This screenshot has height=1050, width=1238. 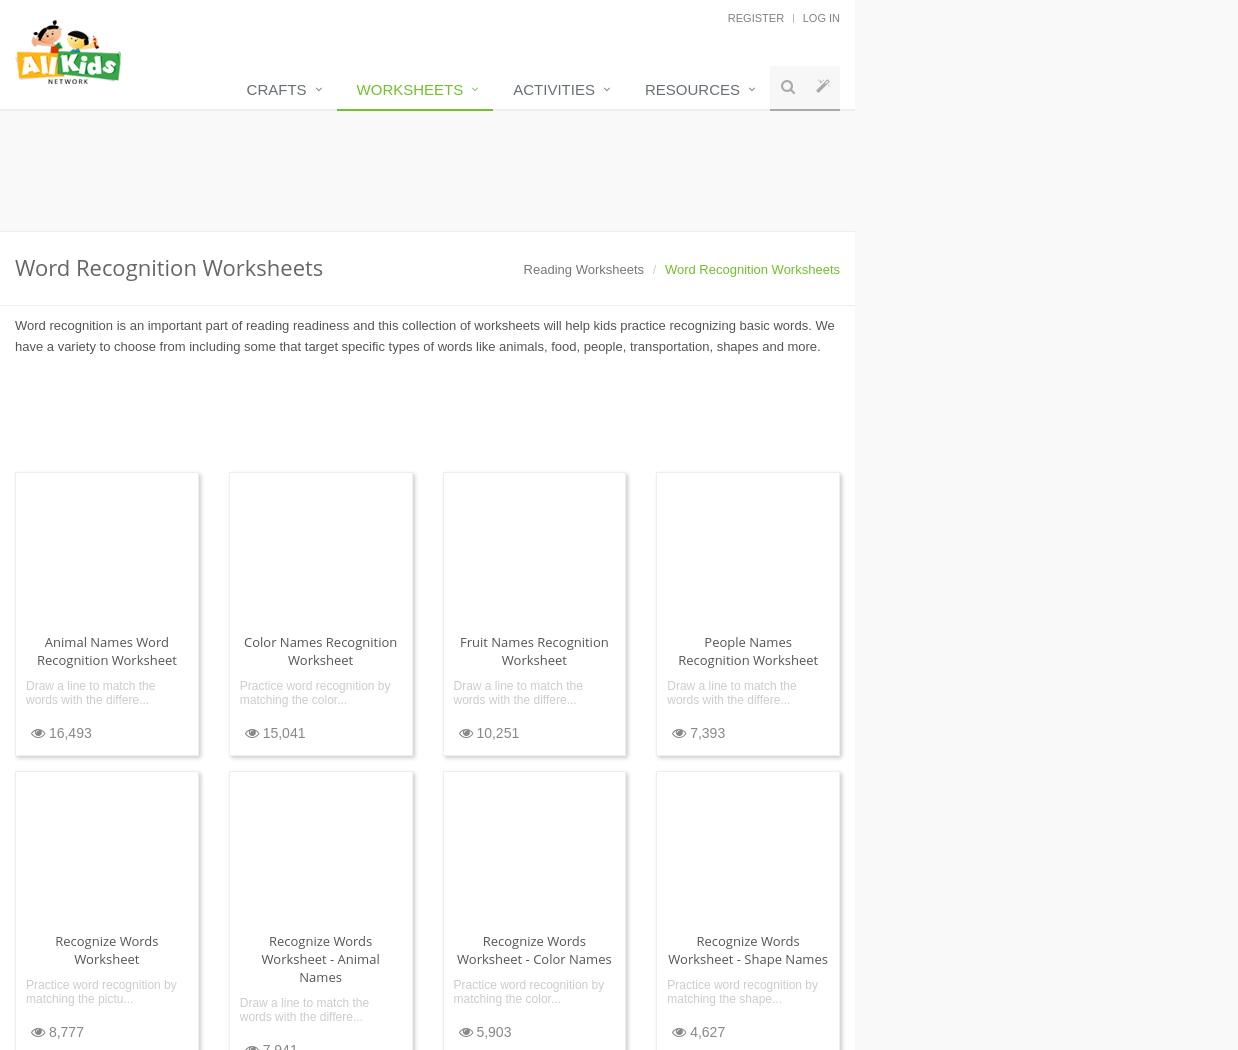 What do you see at coordinates (583, 268) in the screenshot?
I see `'Reading Worksheets'` at bounding box center [583, 268].